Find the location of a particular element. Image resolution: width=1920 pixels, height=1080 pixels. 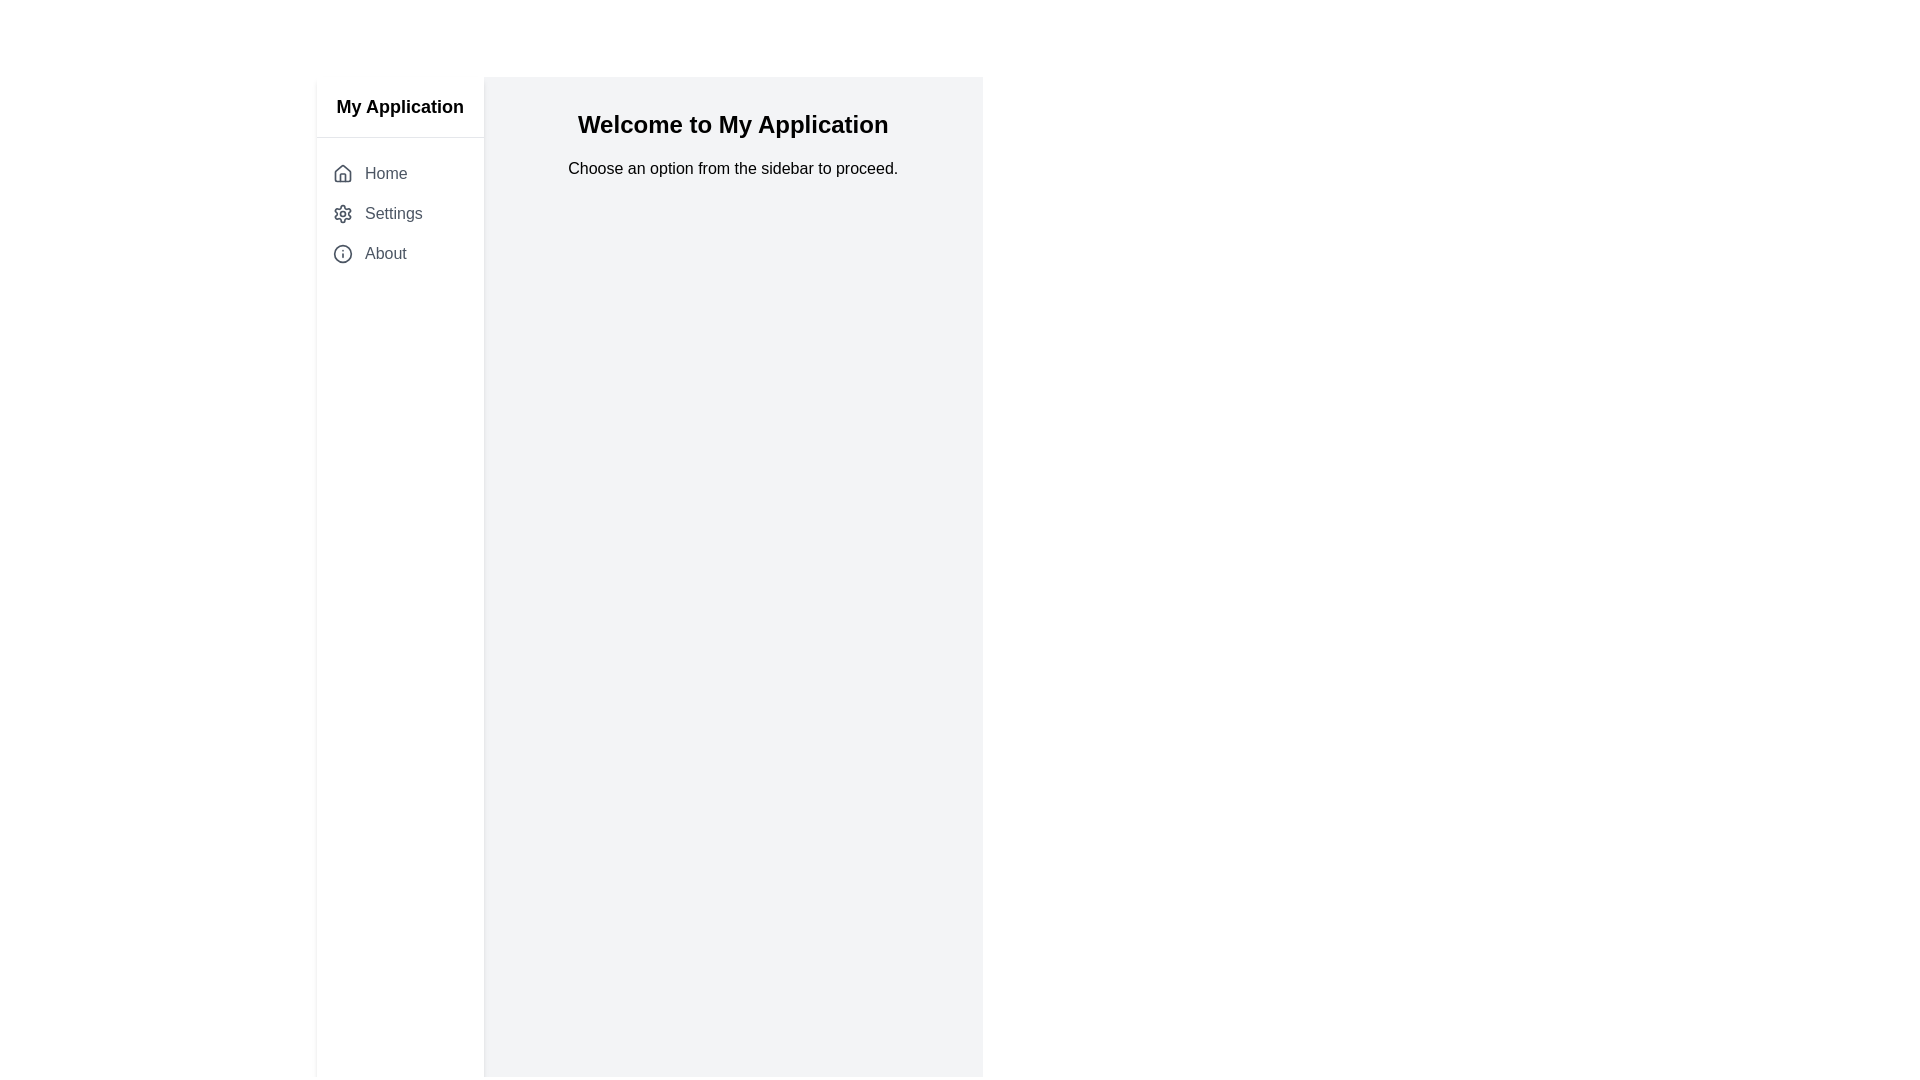

the 'Home' navigation link styled as a text link with a house icon is located at coordinates (400, 172).